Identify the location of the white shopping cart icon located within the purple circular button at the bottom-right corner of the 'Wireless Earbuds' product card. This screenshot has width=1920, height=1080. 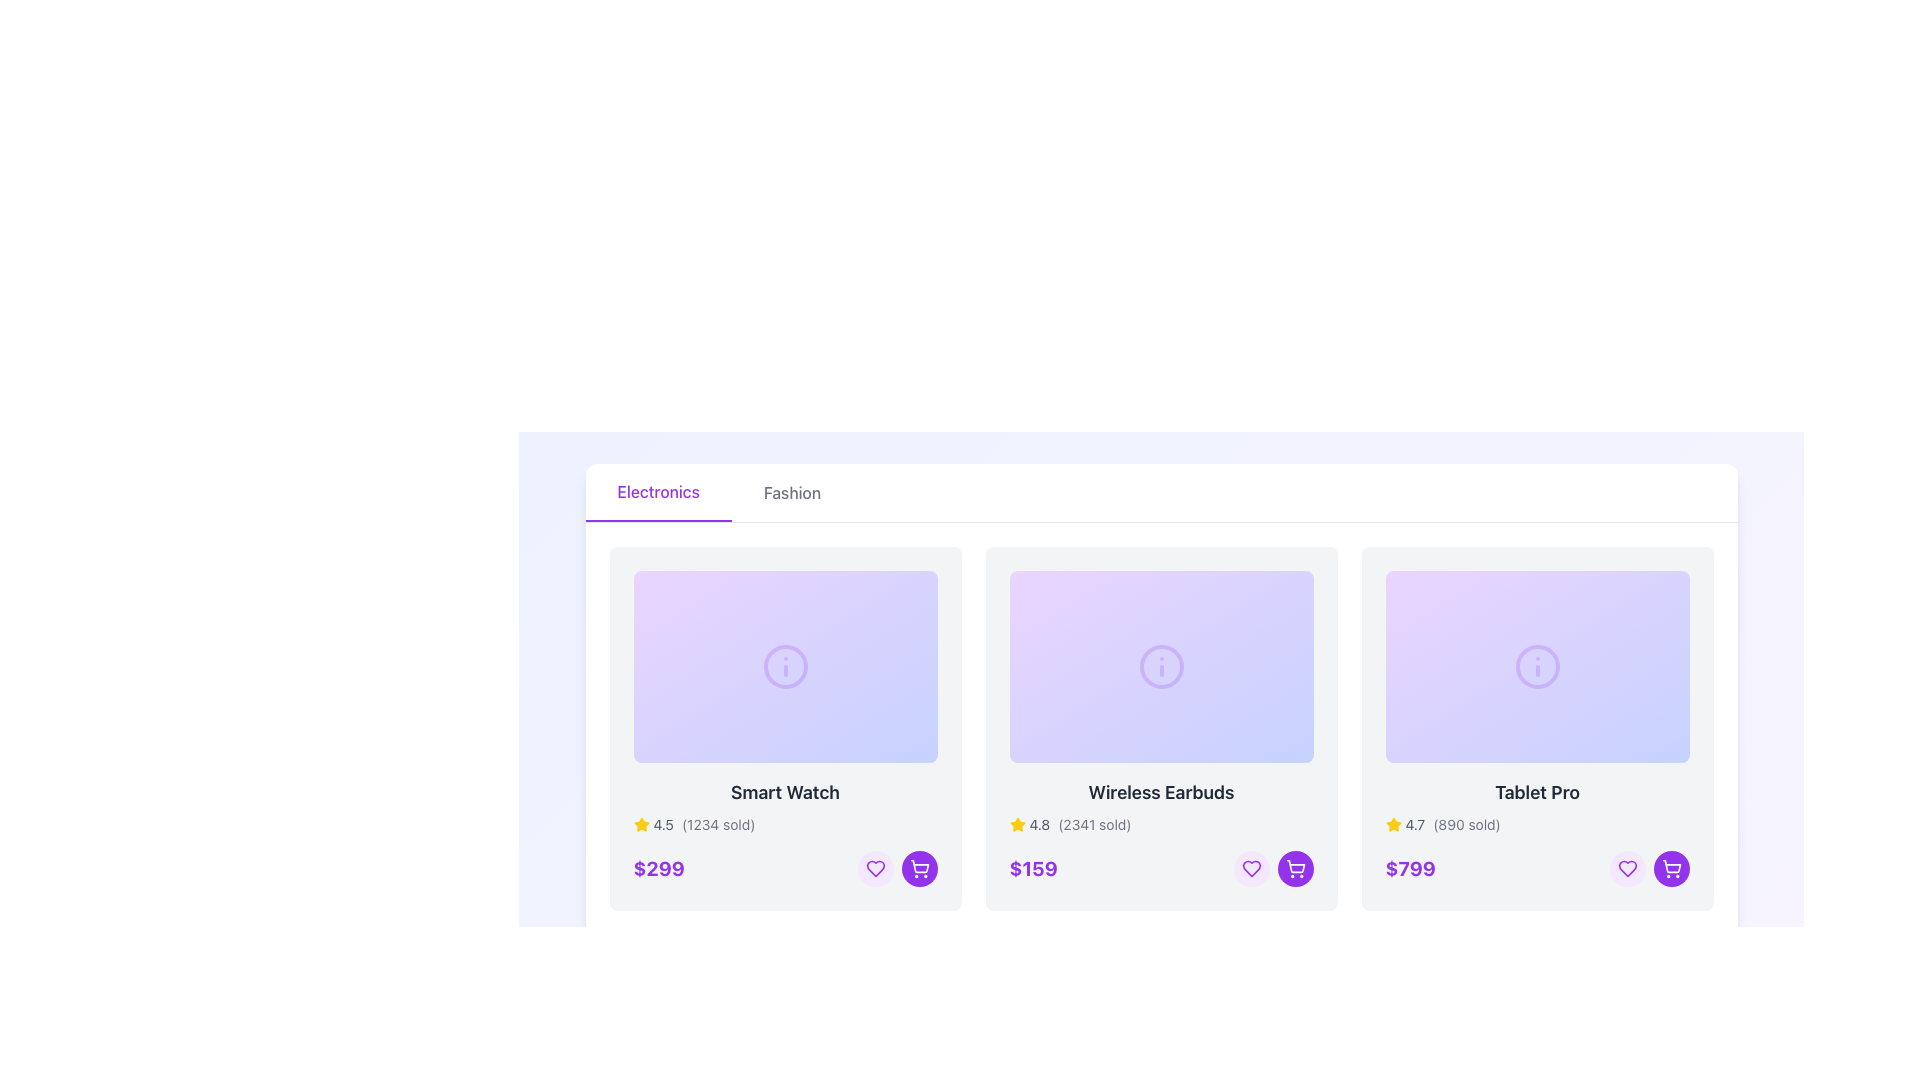
(918, 867).